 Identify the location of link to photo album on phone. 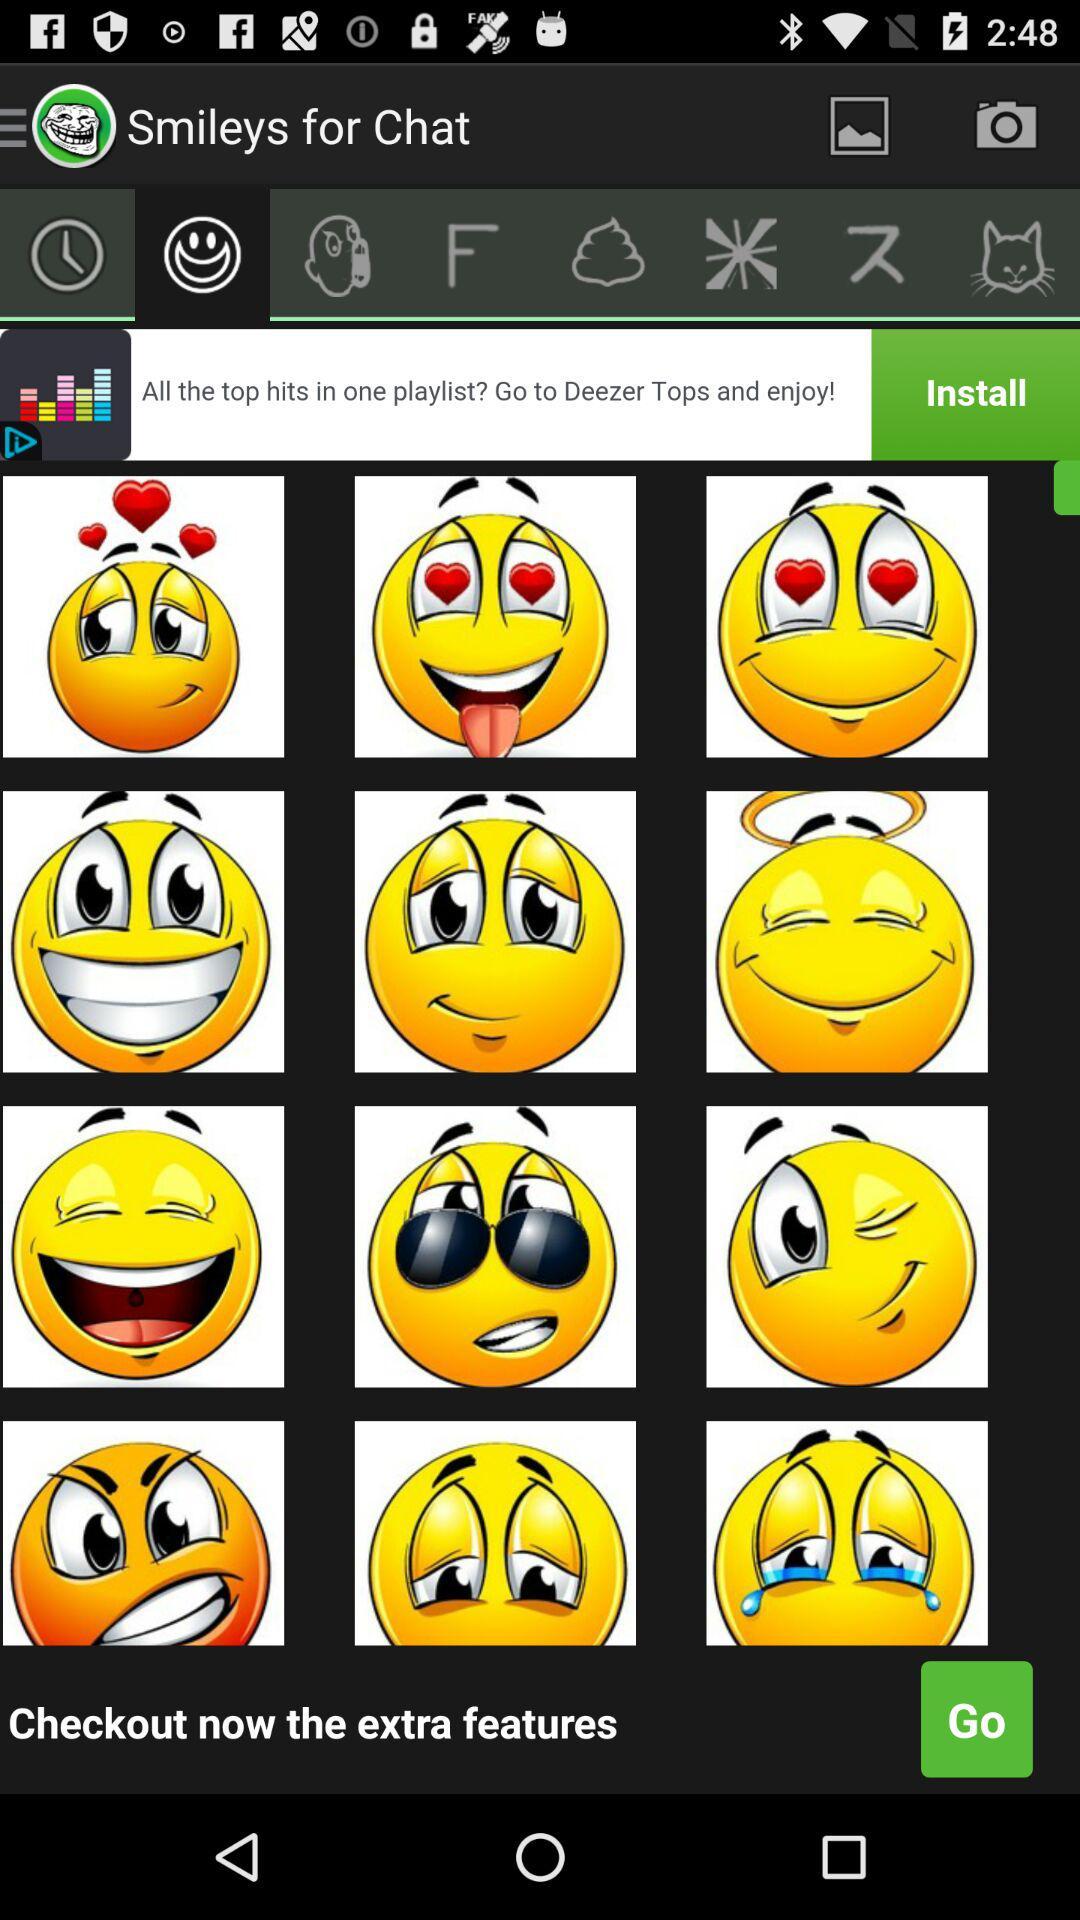
(858, 124).